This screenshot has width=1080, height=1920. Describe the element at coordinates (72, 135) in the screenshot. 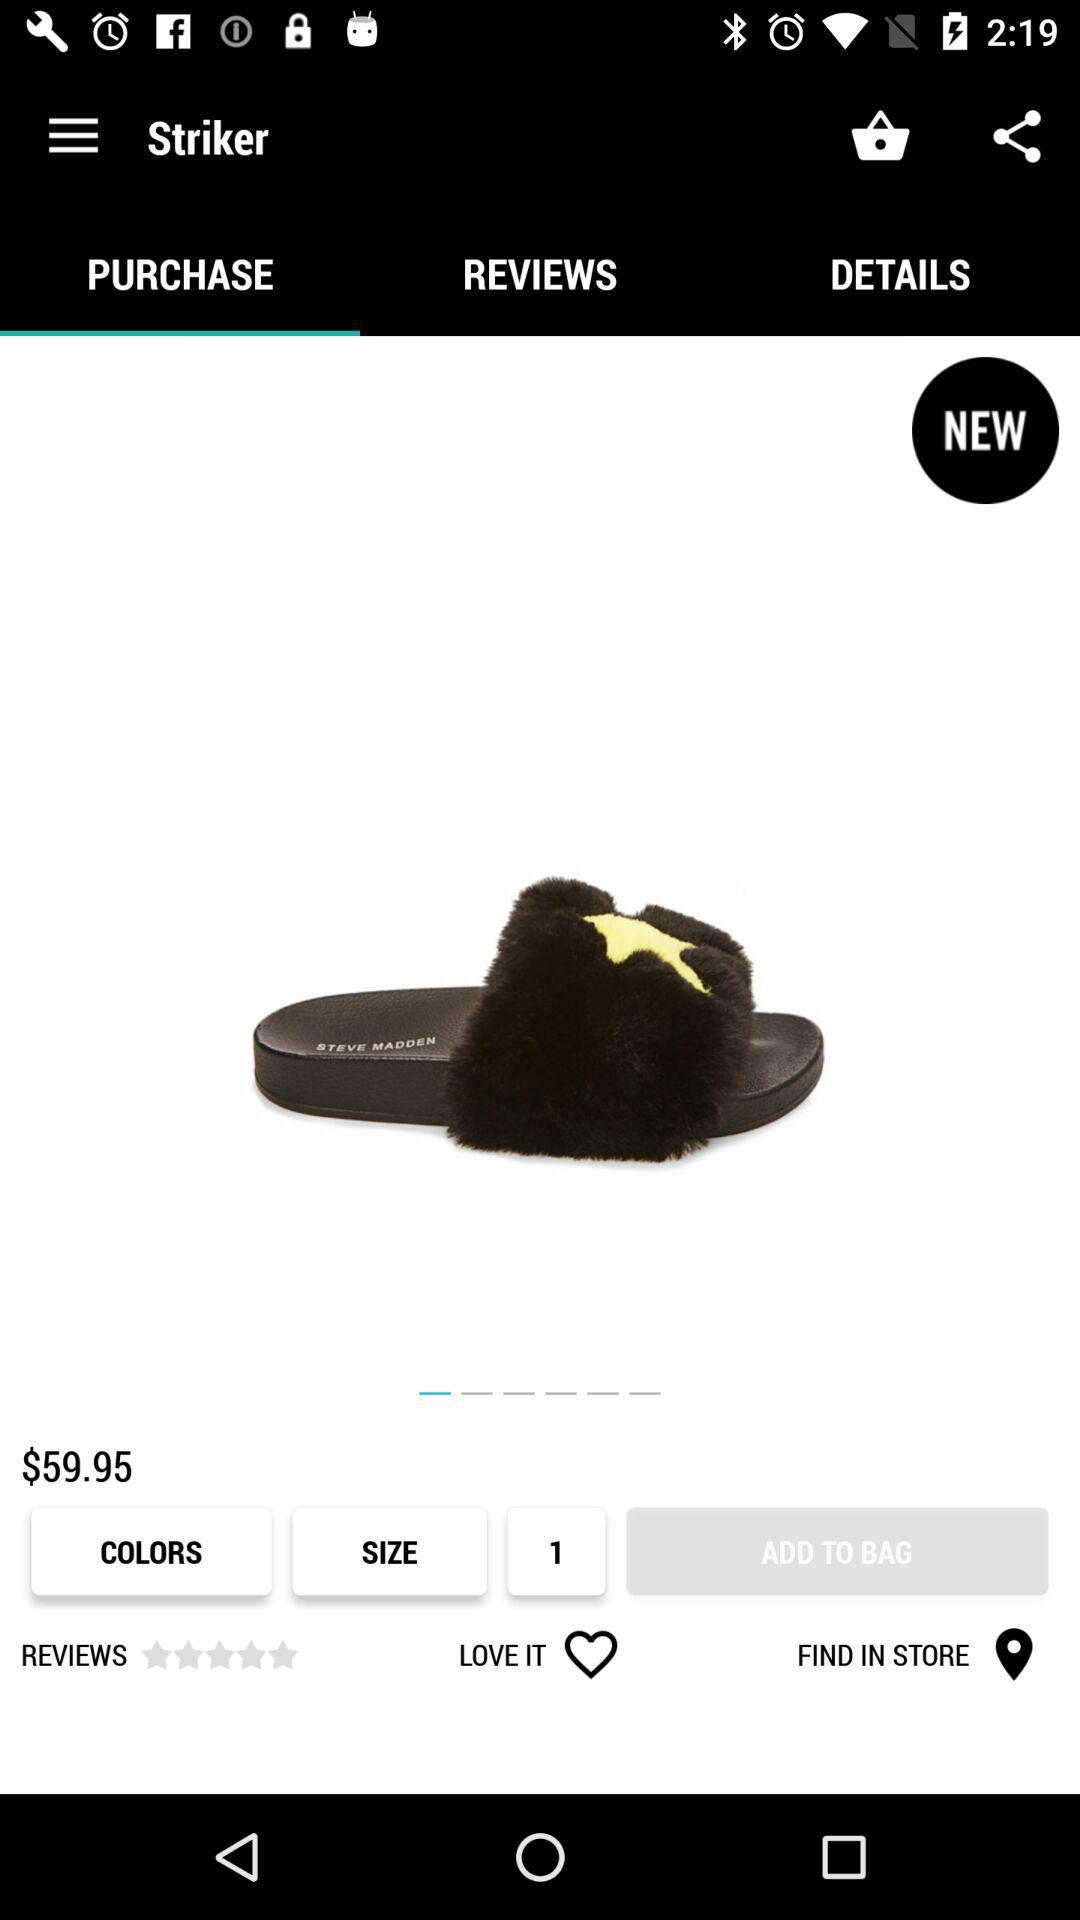

I see `icon above purchase item` at that location.